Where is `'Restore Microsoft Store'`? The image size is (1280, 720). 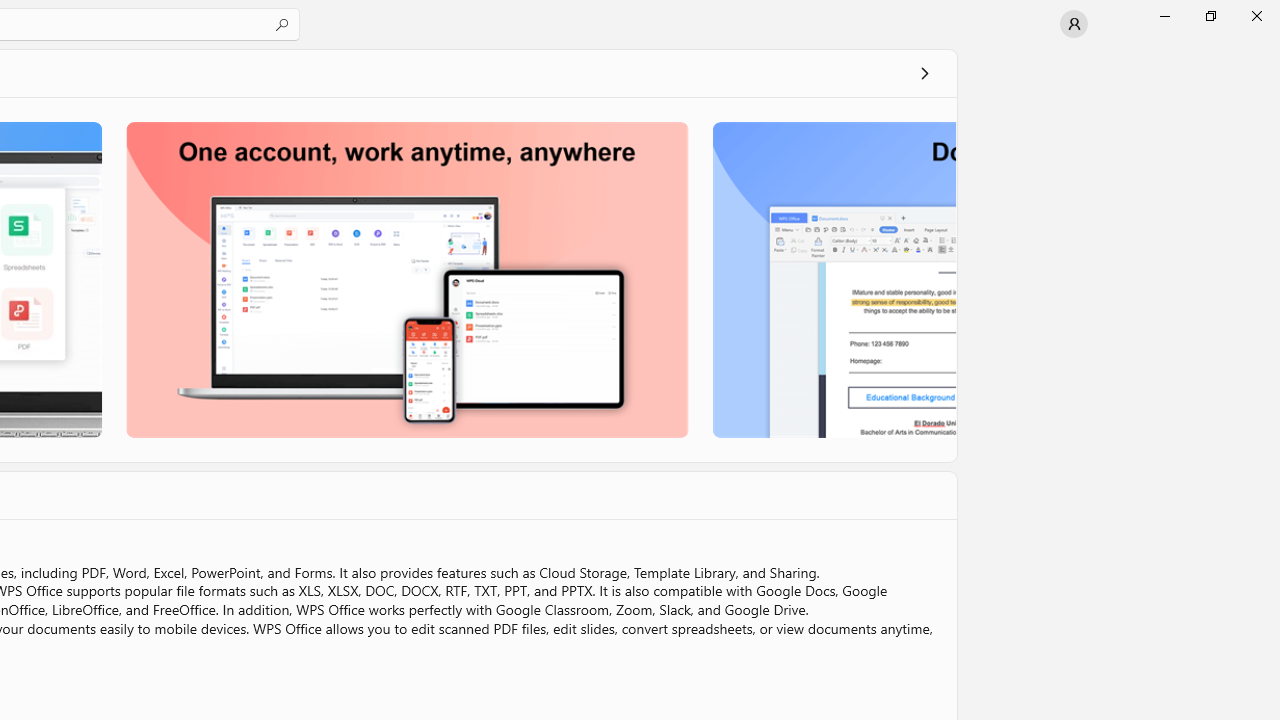 'Restore Microsoft Store' is located at coordinates (1209, 15).